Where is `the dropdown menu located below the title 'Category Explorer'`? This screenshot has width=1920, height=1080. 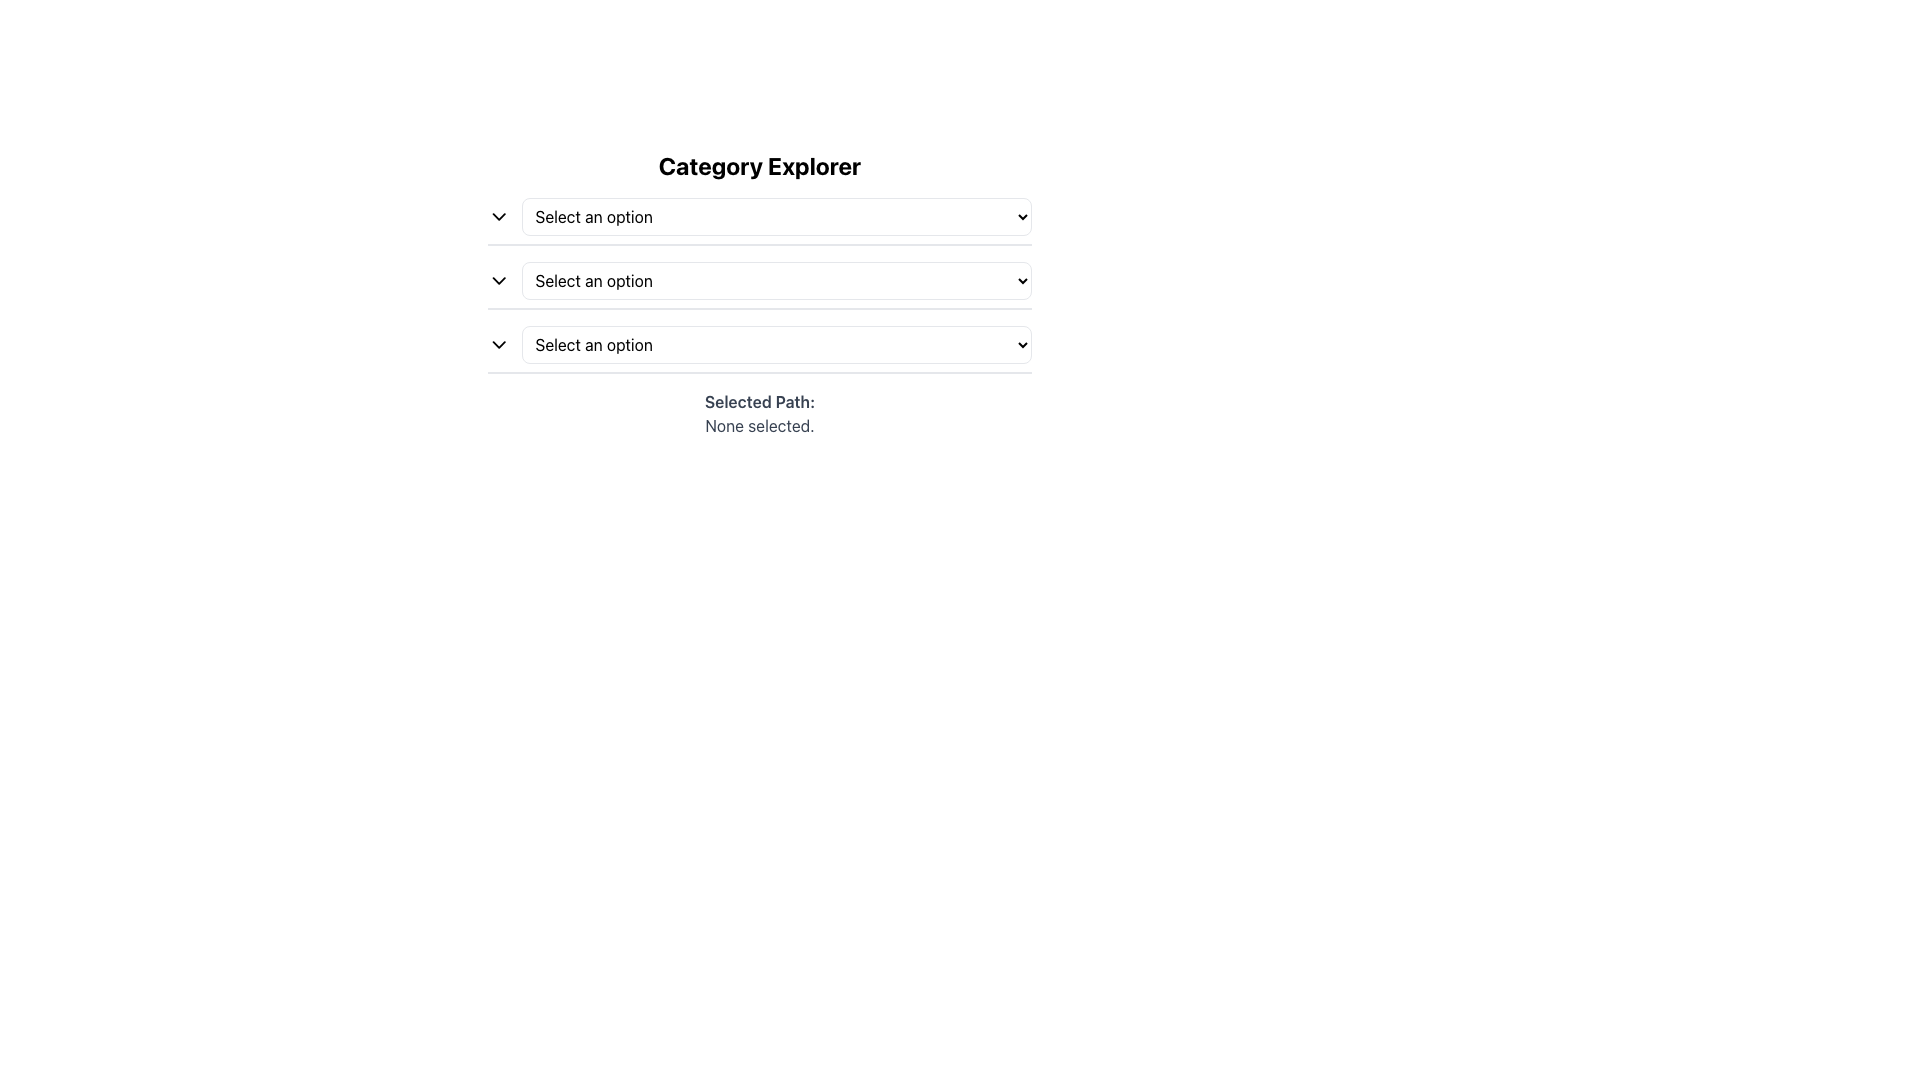 the dropdown menu located below the title 'Category Explorer' is located at coordinates (758, 222).